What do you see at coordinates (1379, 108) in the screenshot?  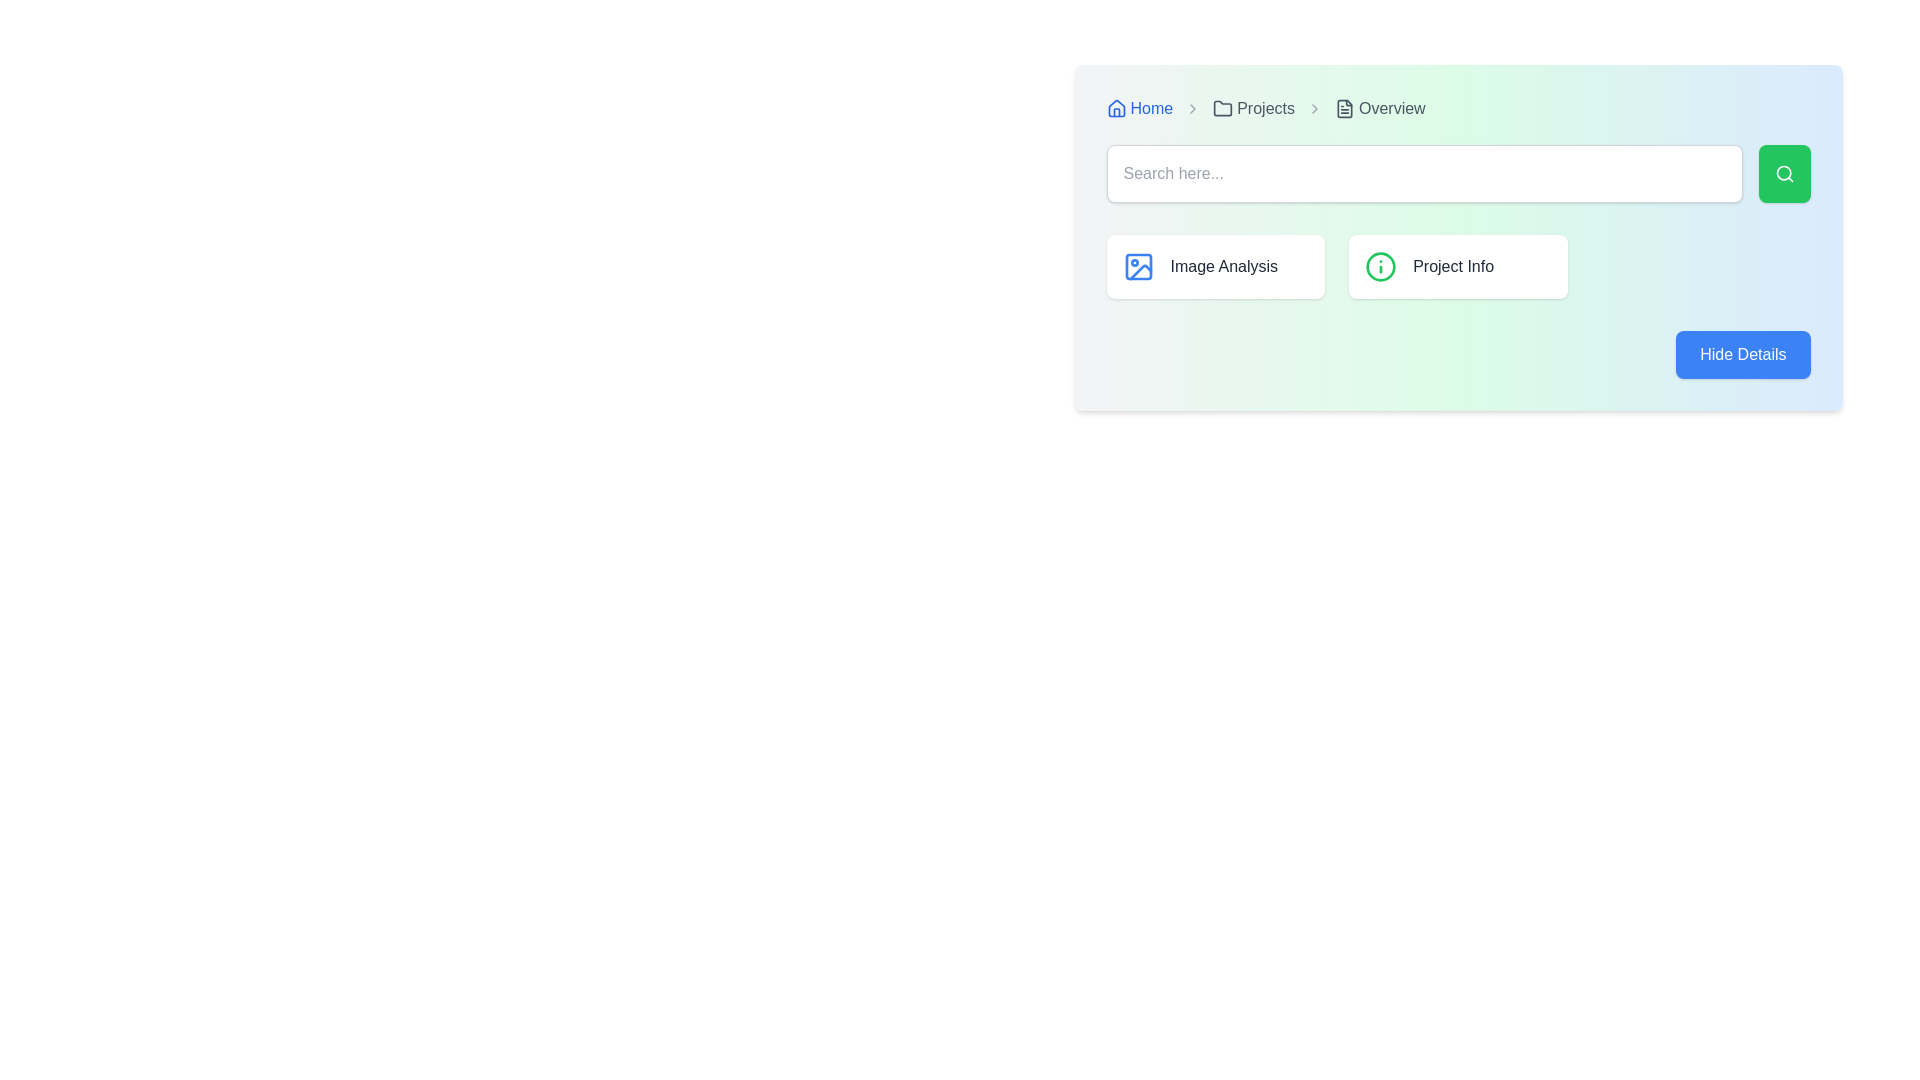 I see `the Breadcrumb item labeled 'Overview' with a document icon, located at the top-right portion of the page` at bounding box center [1379, 108].